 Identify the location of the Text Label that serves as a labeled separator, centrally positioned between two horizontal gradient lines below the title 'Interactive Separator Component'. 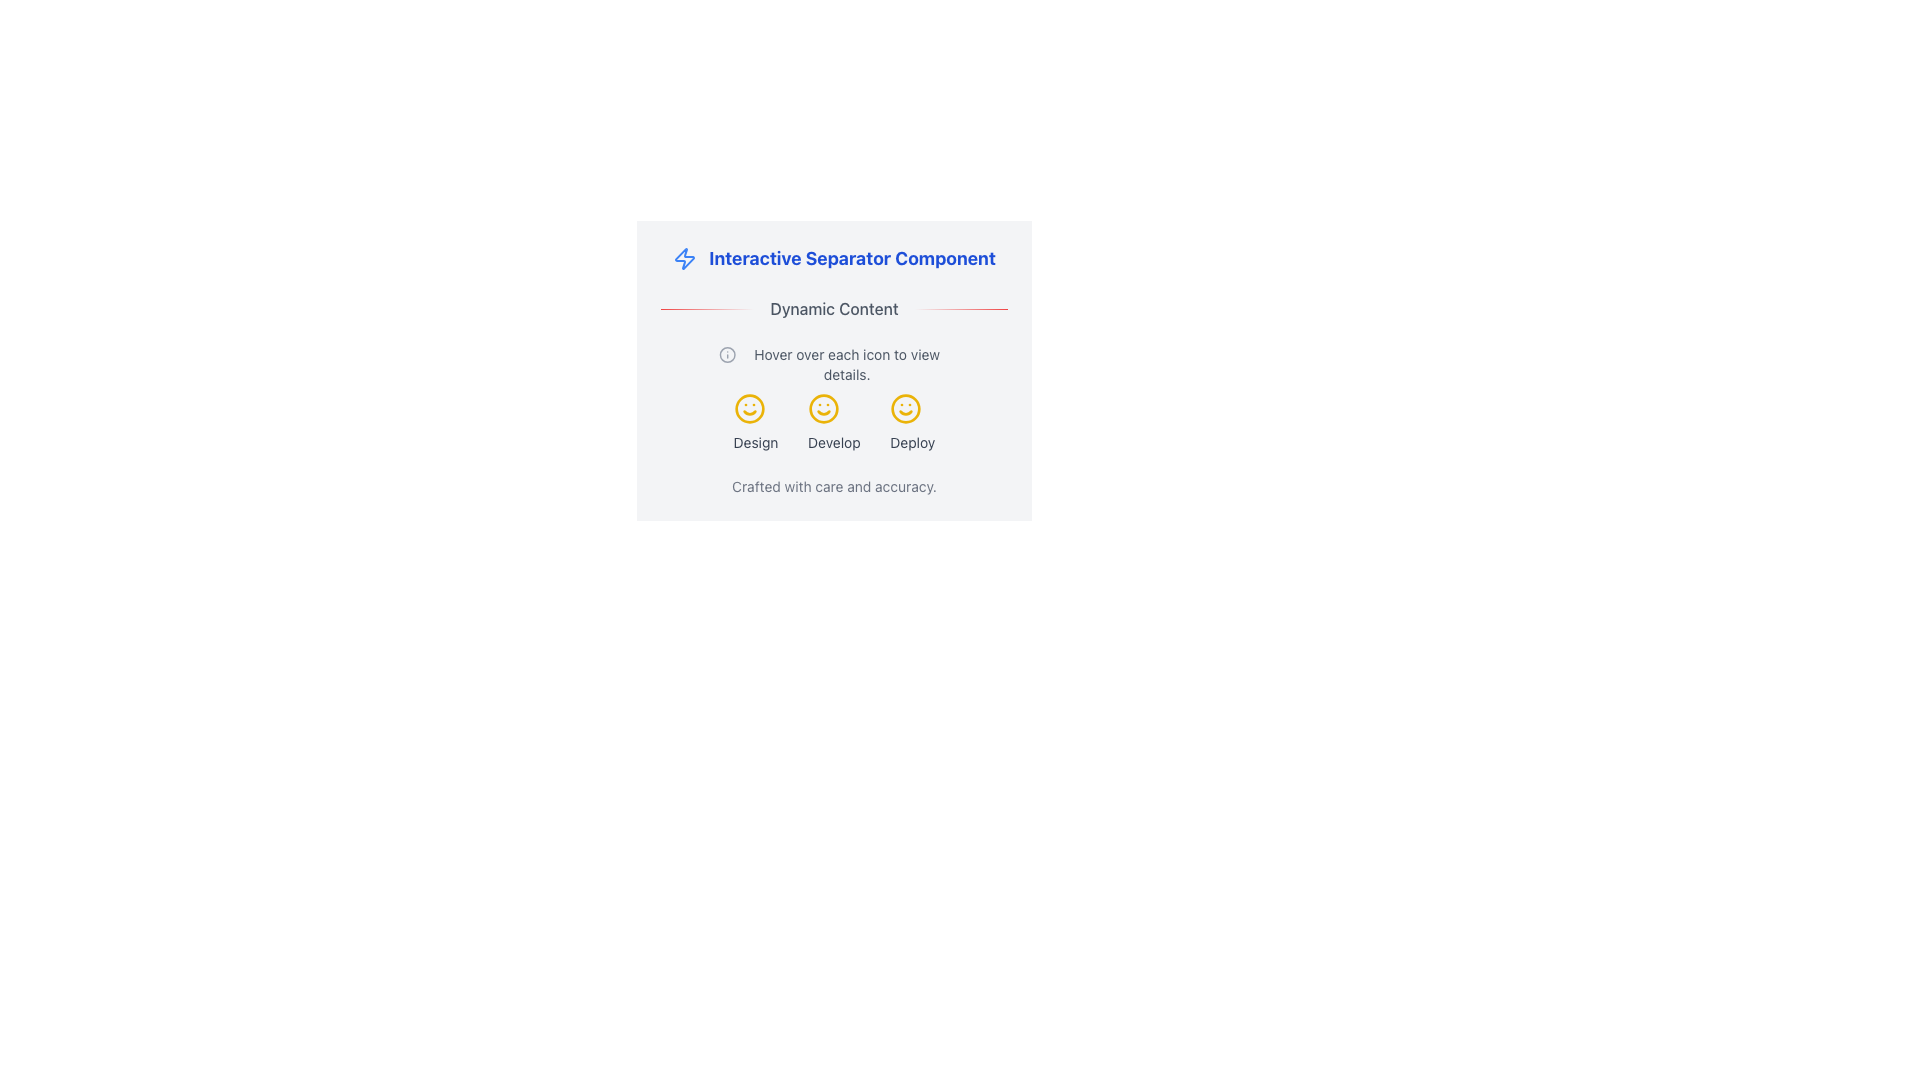
(834, 308).